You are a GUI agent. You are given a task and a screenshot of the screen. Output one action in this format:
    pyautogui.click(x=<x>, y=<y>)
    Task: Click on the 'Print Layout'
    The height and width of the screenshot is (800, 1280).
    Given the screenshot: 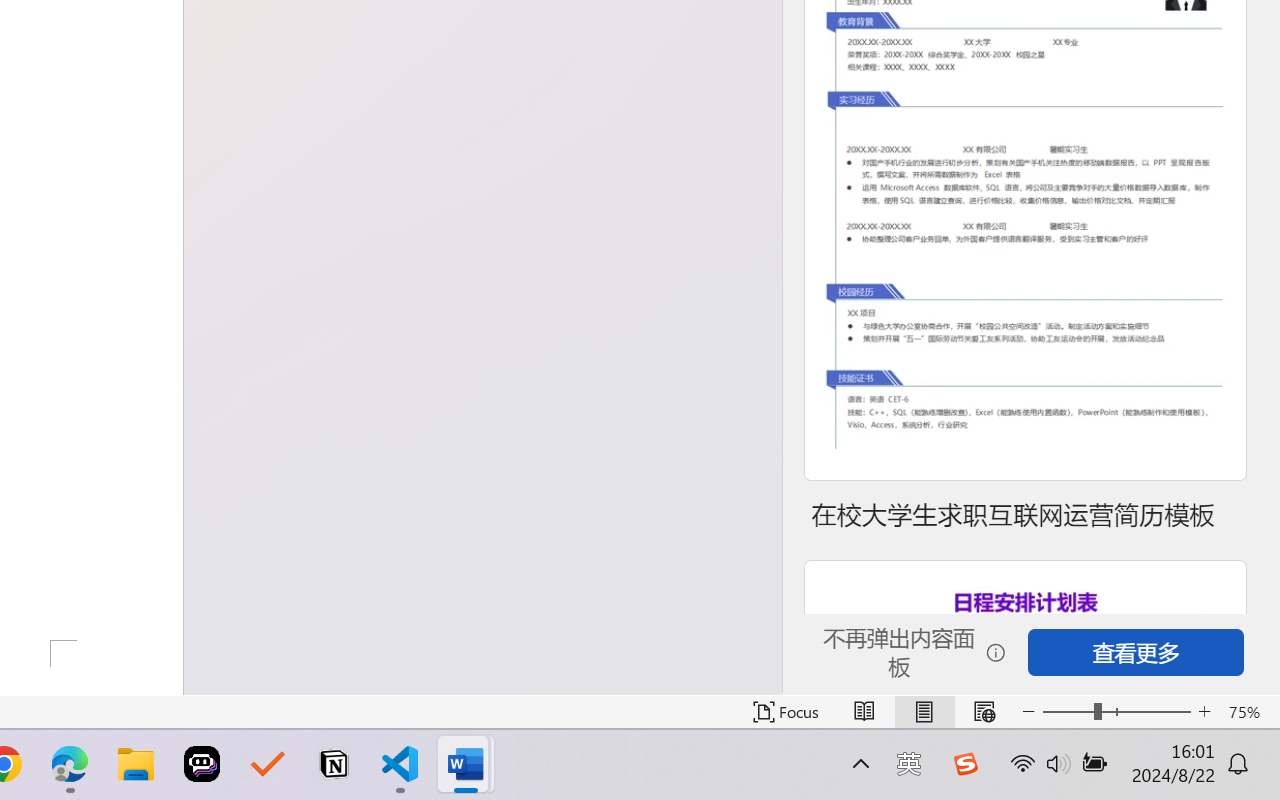 What is the action you would take?
    pyautogui.click(x=923, y=711)
    